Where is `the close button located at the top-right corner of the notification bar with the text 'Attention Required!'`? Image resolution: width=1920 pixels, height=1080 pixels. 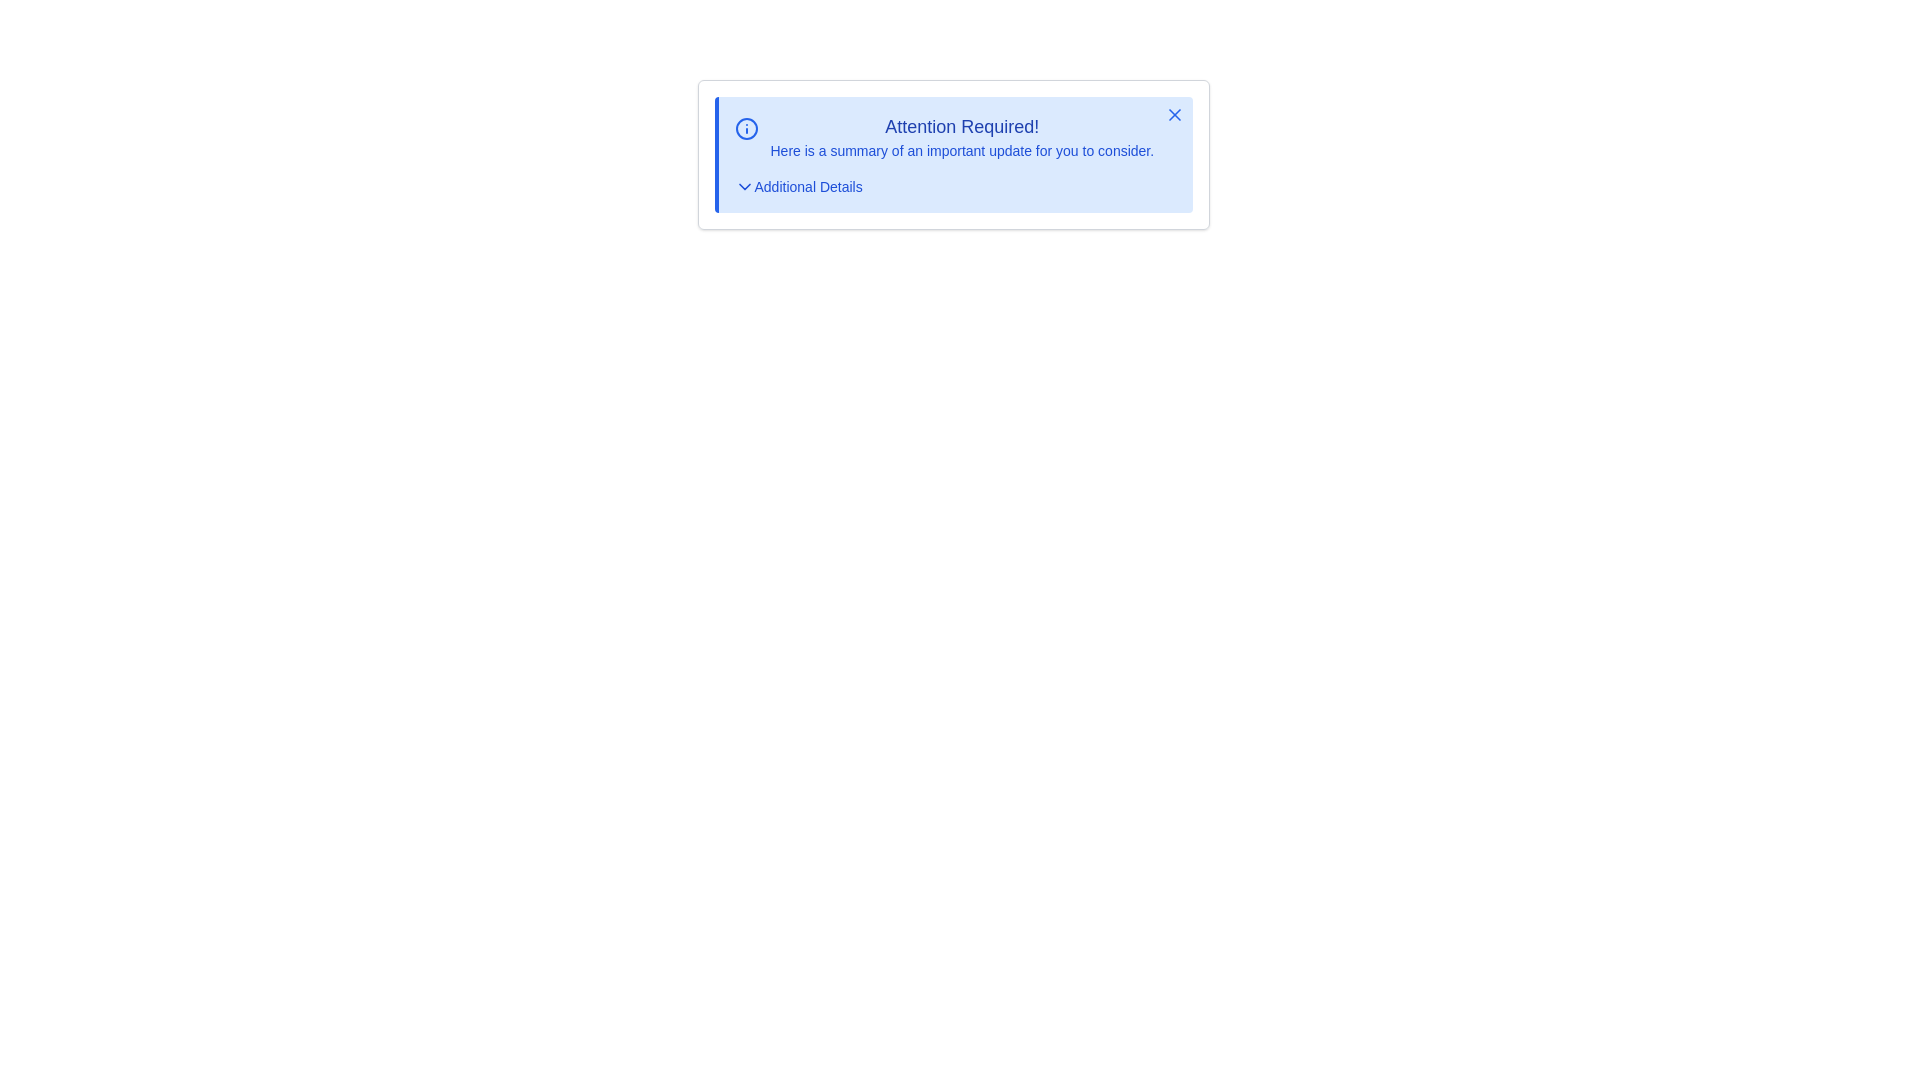 the close button located at the top-right corner of the notification bar with the text 'Attention Required!' is located at coordinates (1174, 115).